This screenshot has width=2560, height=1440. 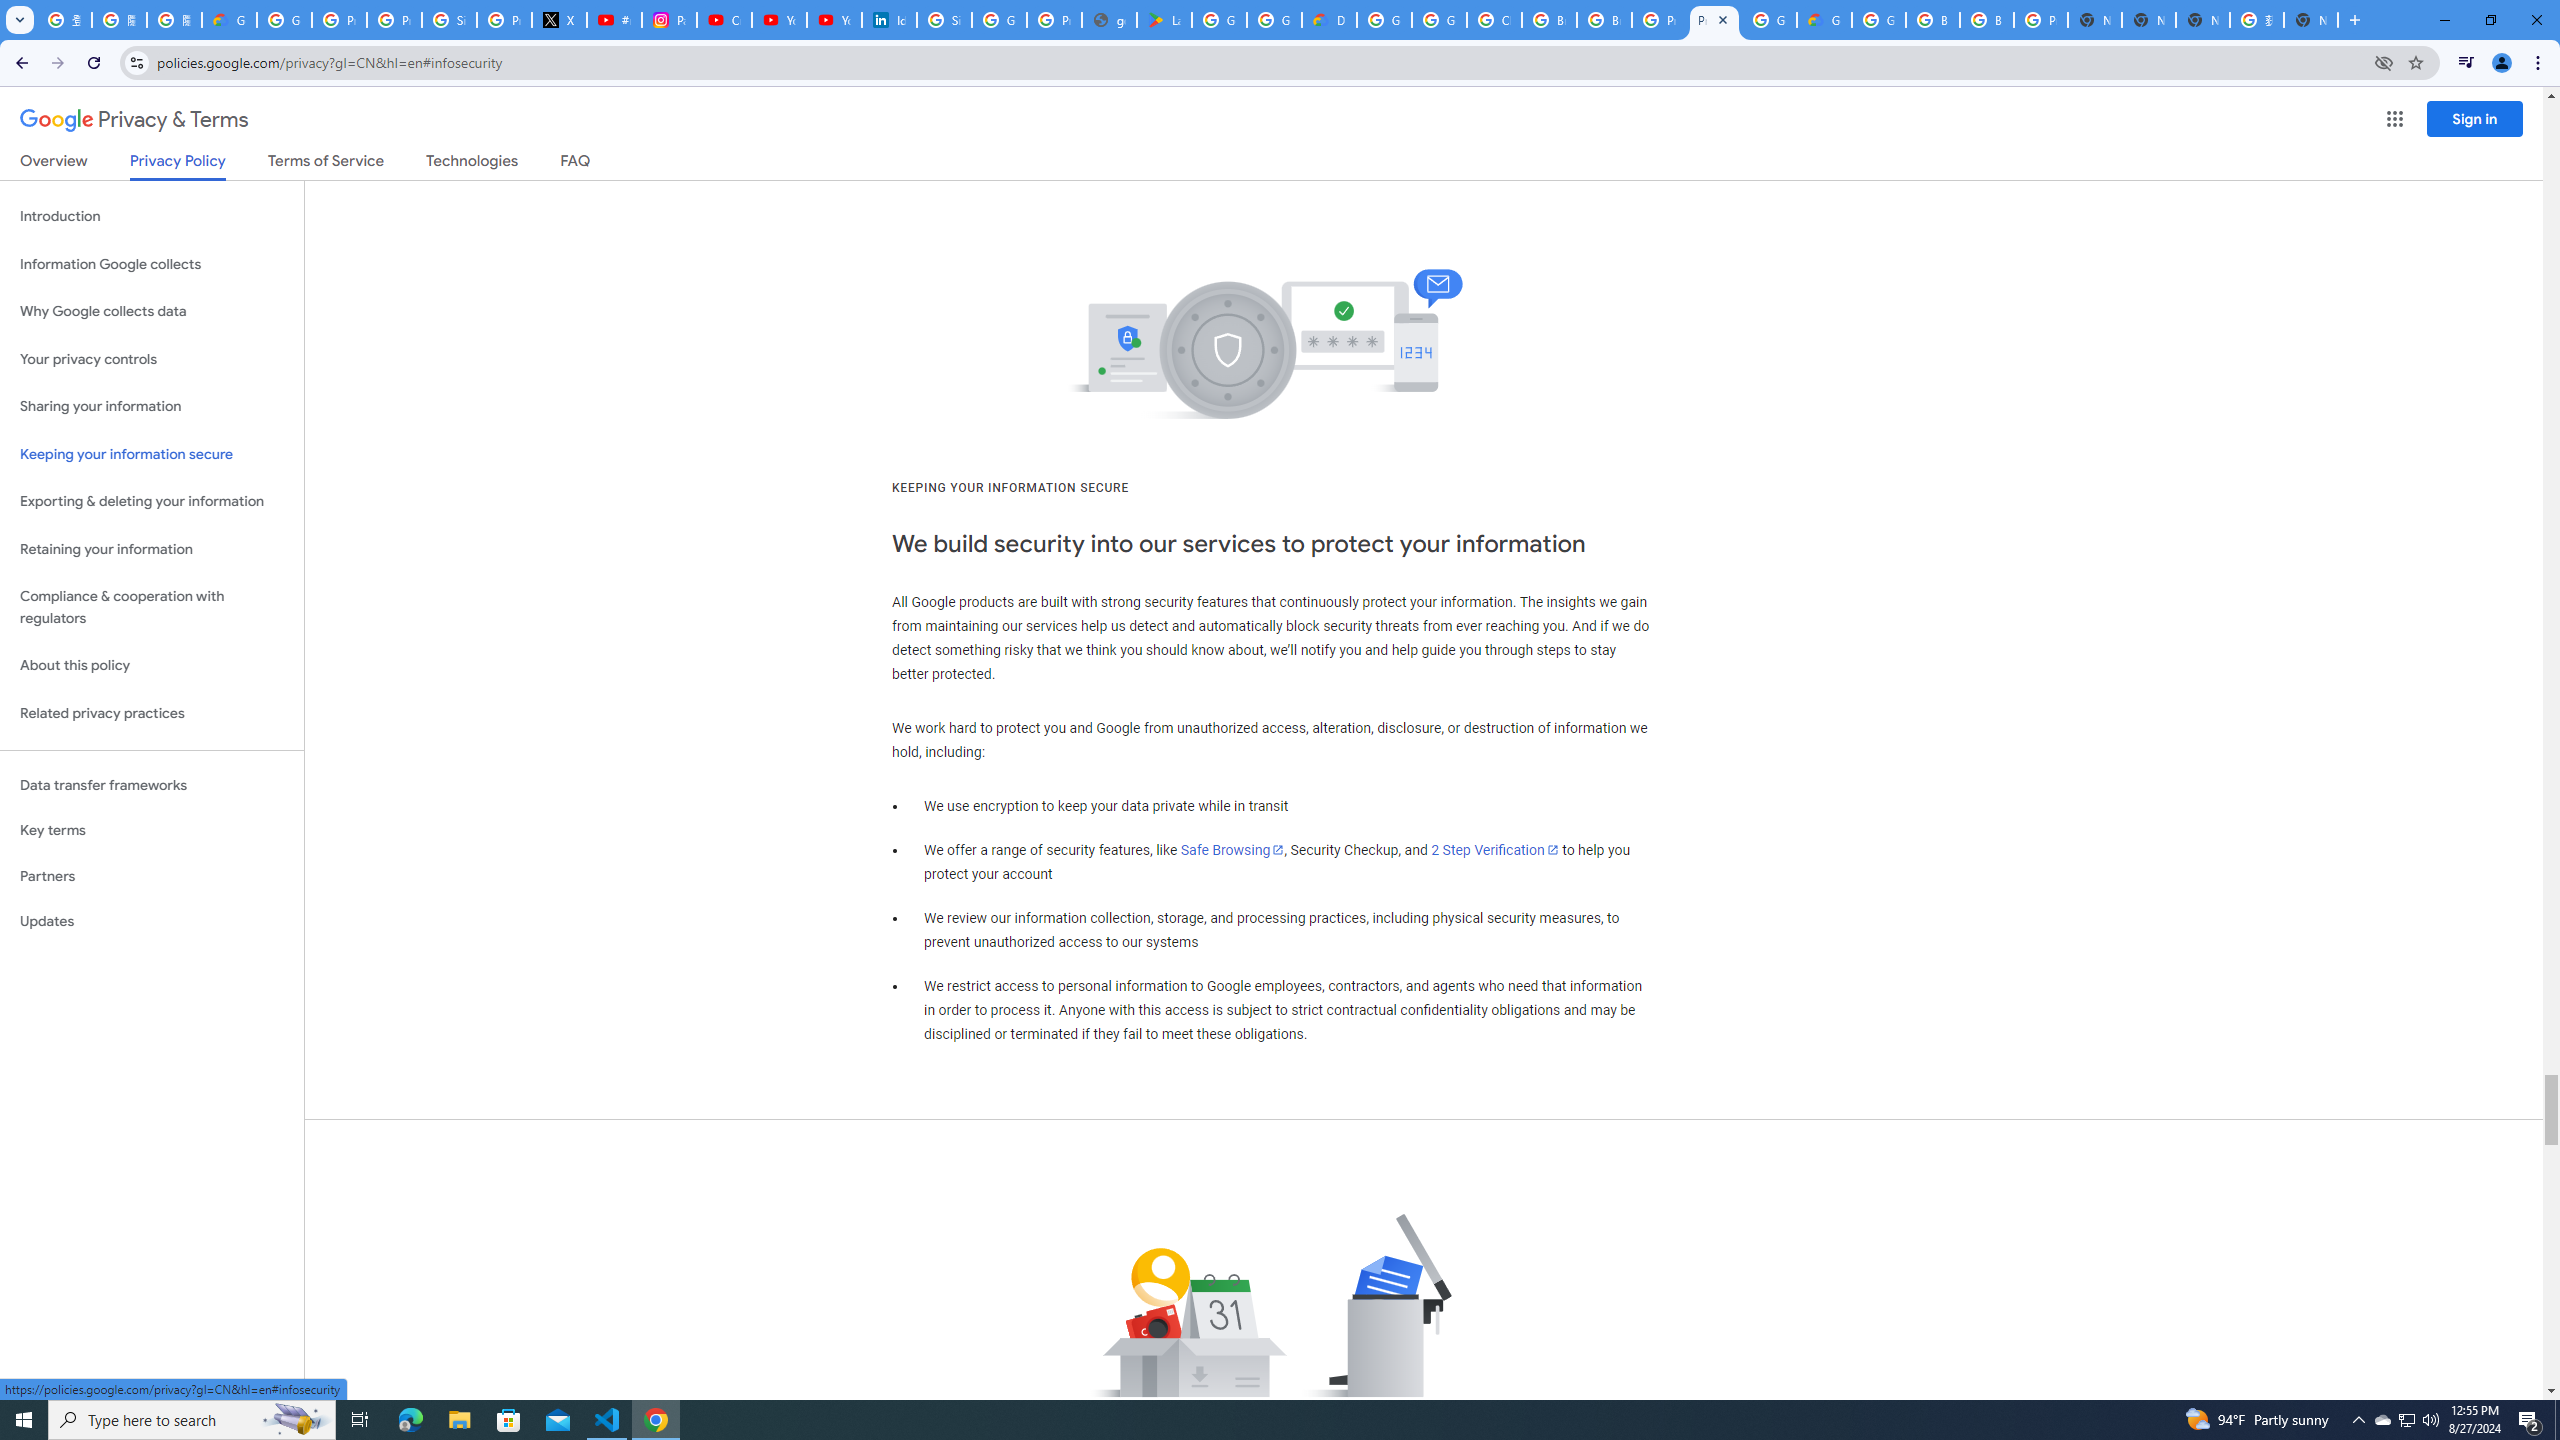 What do you see at coordinates (151, 608) in the screenshot?
I see `'Compliance & cooperation with regulators'` at bounding box center [151, 608].